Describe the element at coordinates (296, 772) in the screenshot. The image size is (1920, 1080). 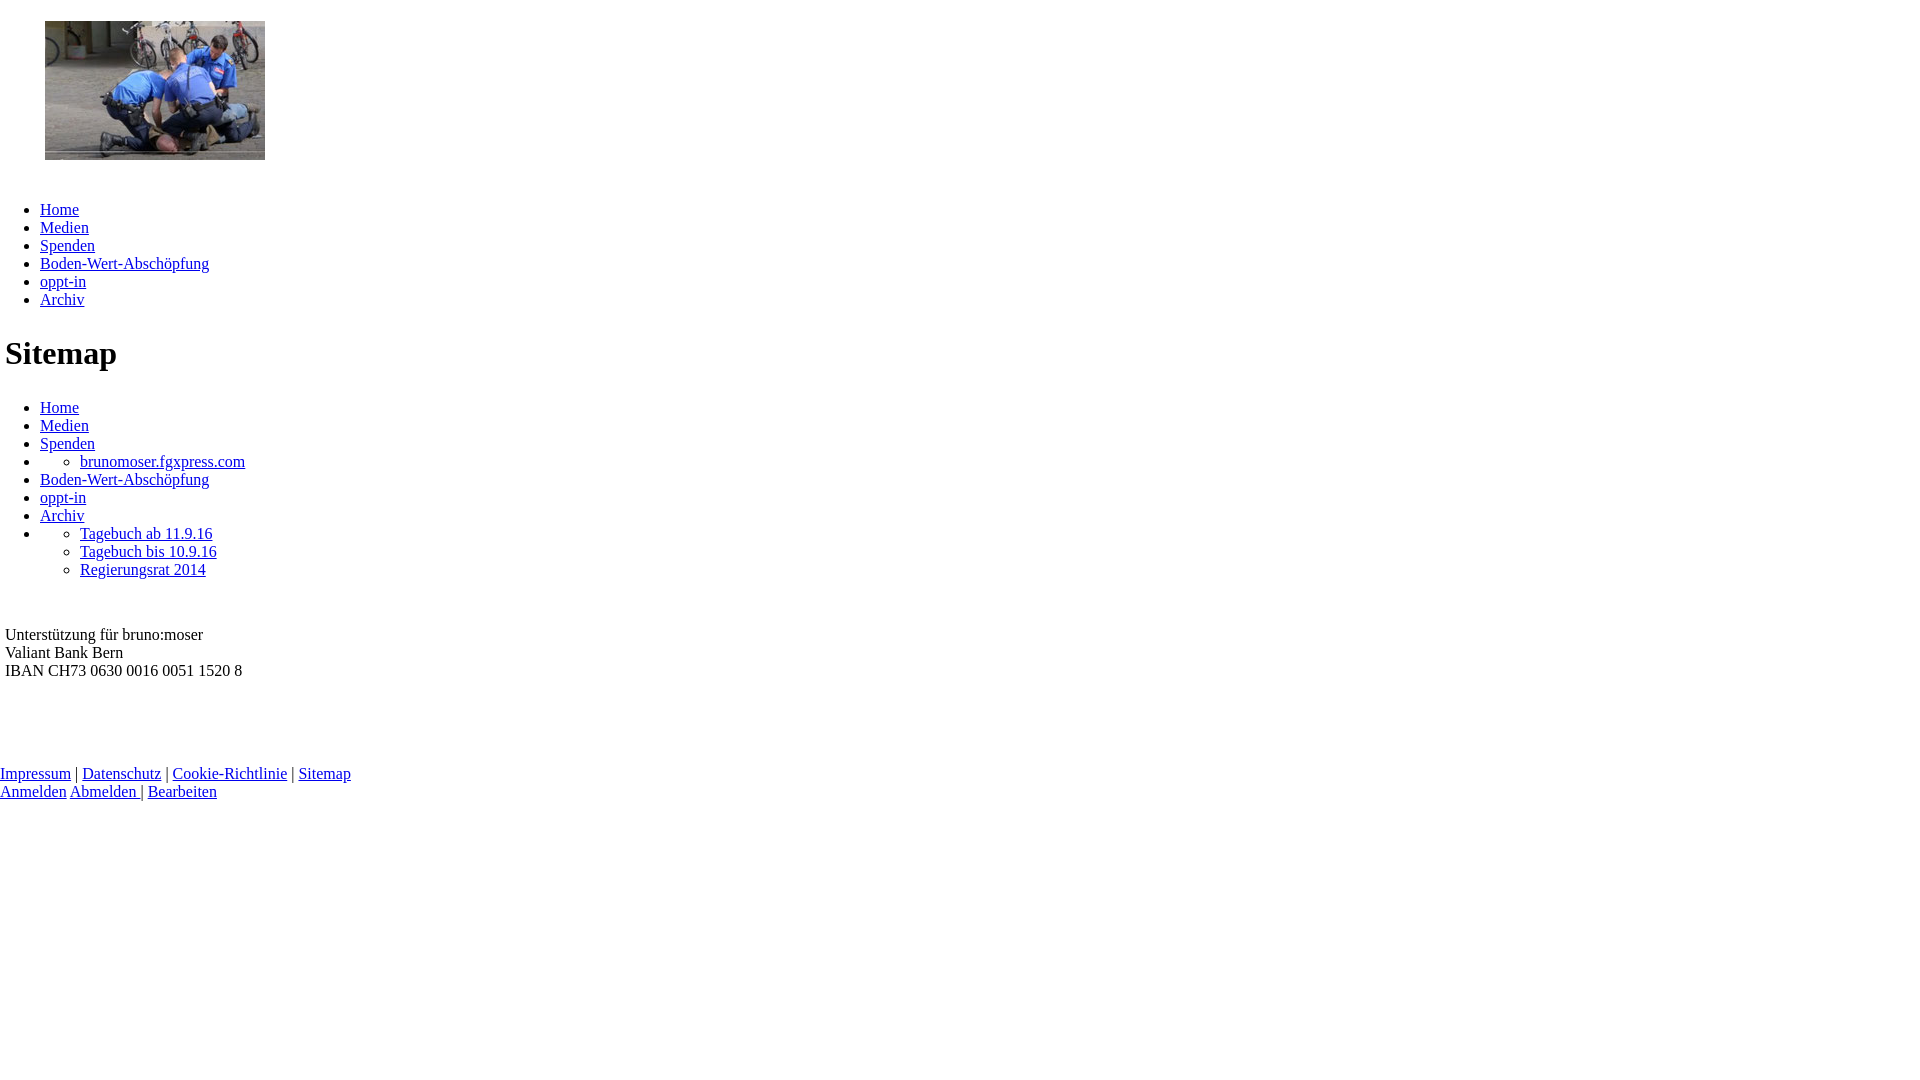
I see `'Sitemap'` at that location.